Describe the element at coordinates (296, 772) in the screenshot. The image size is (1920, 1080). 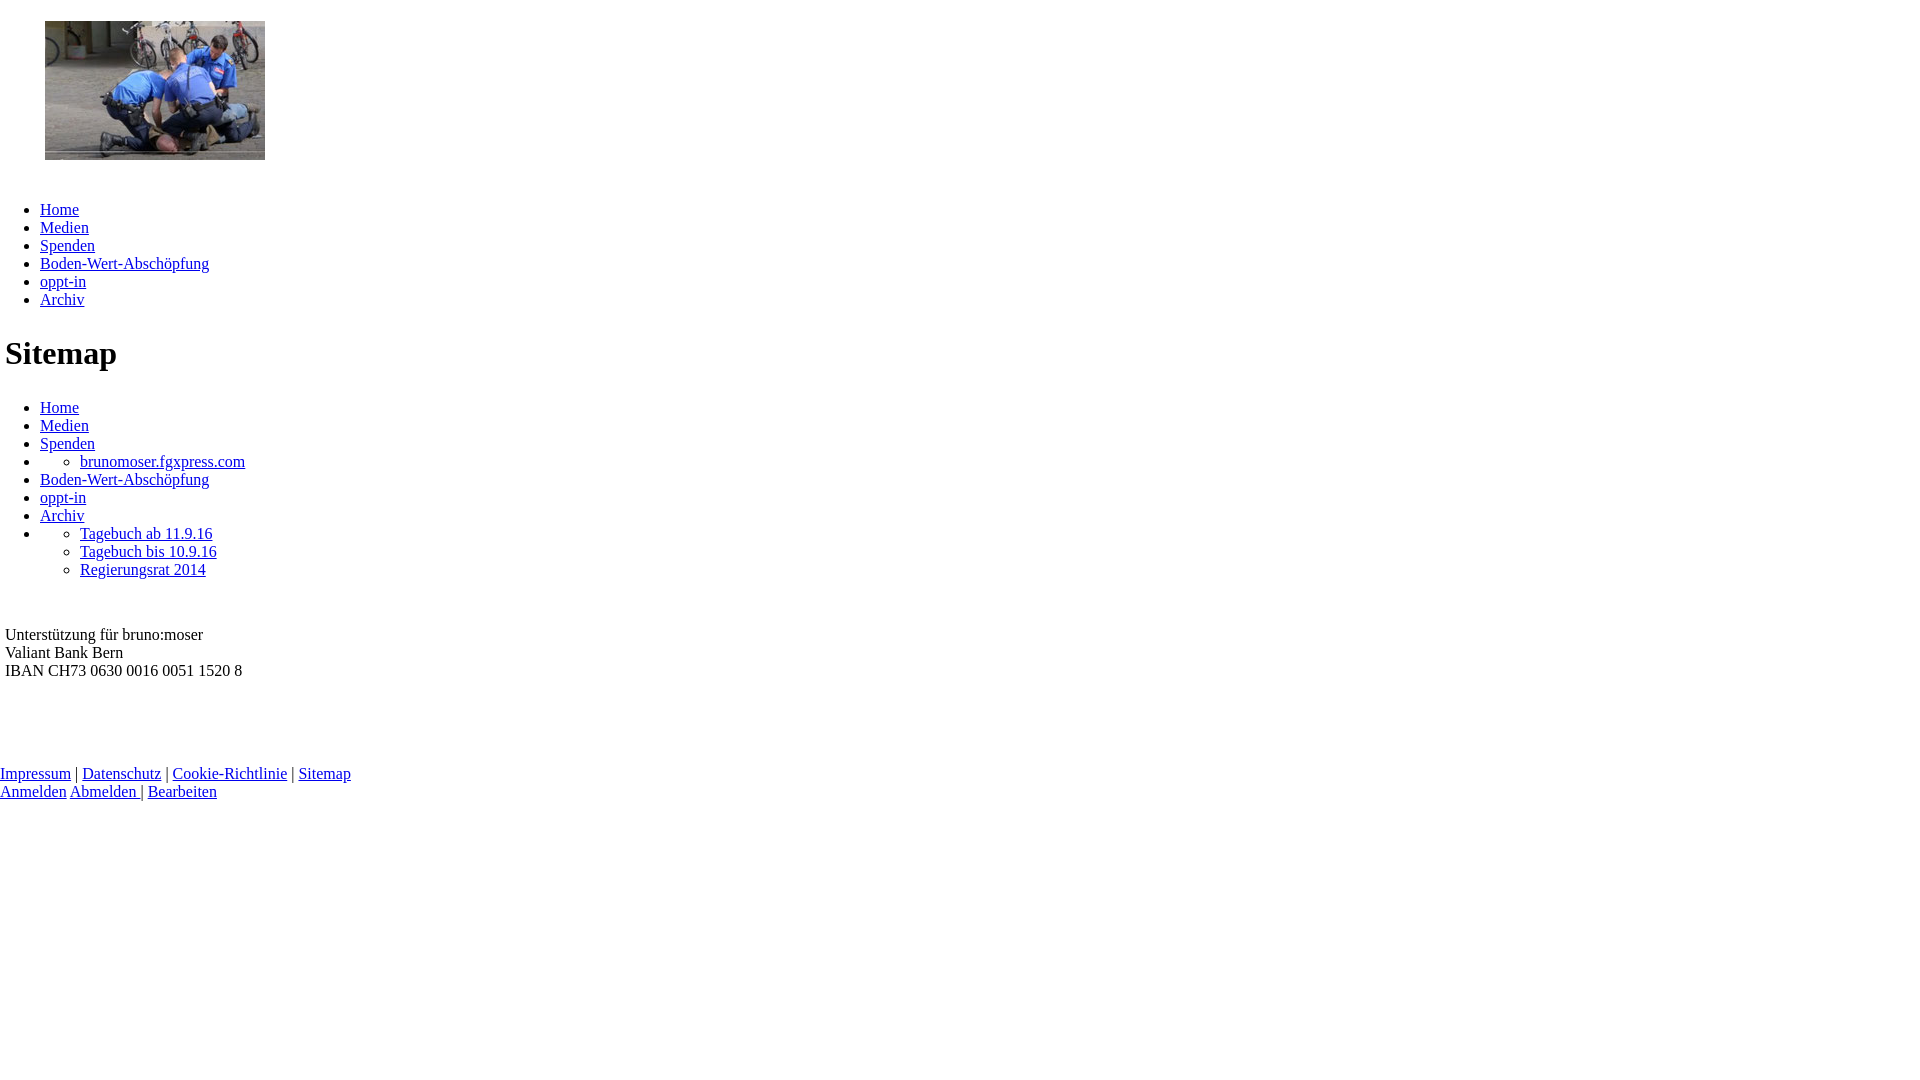
I see `'Sitemap'` at that location.